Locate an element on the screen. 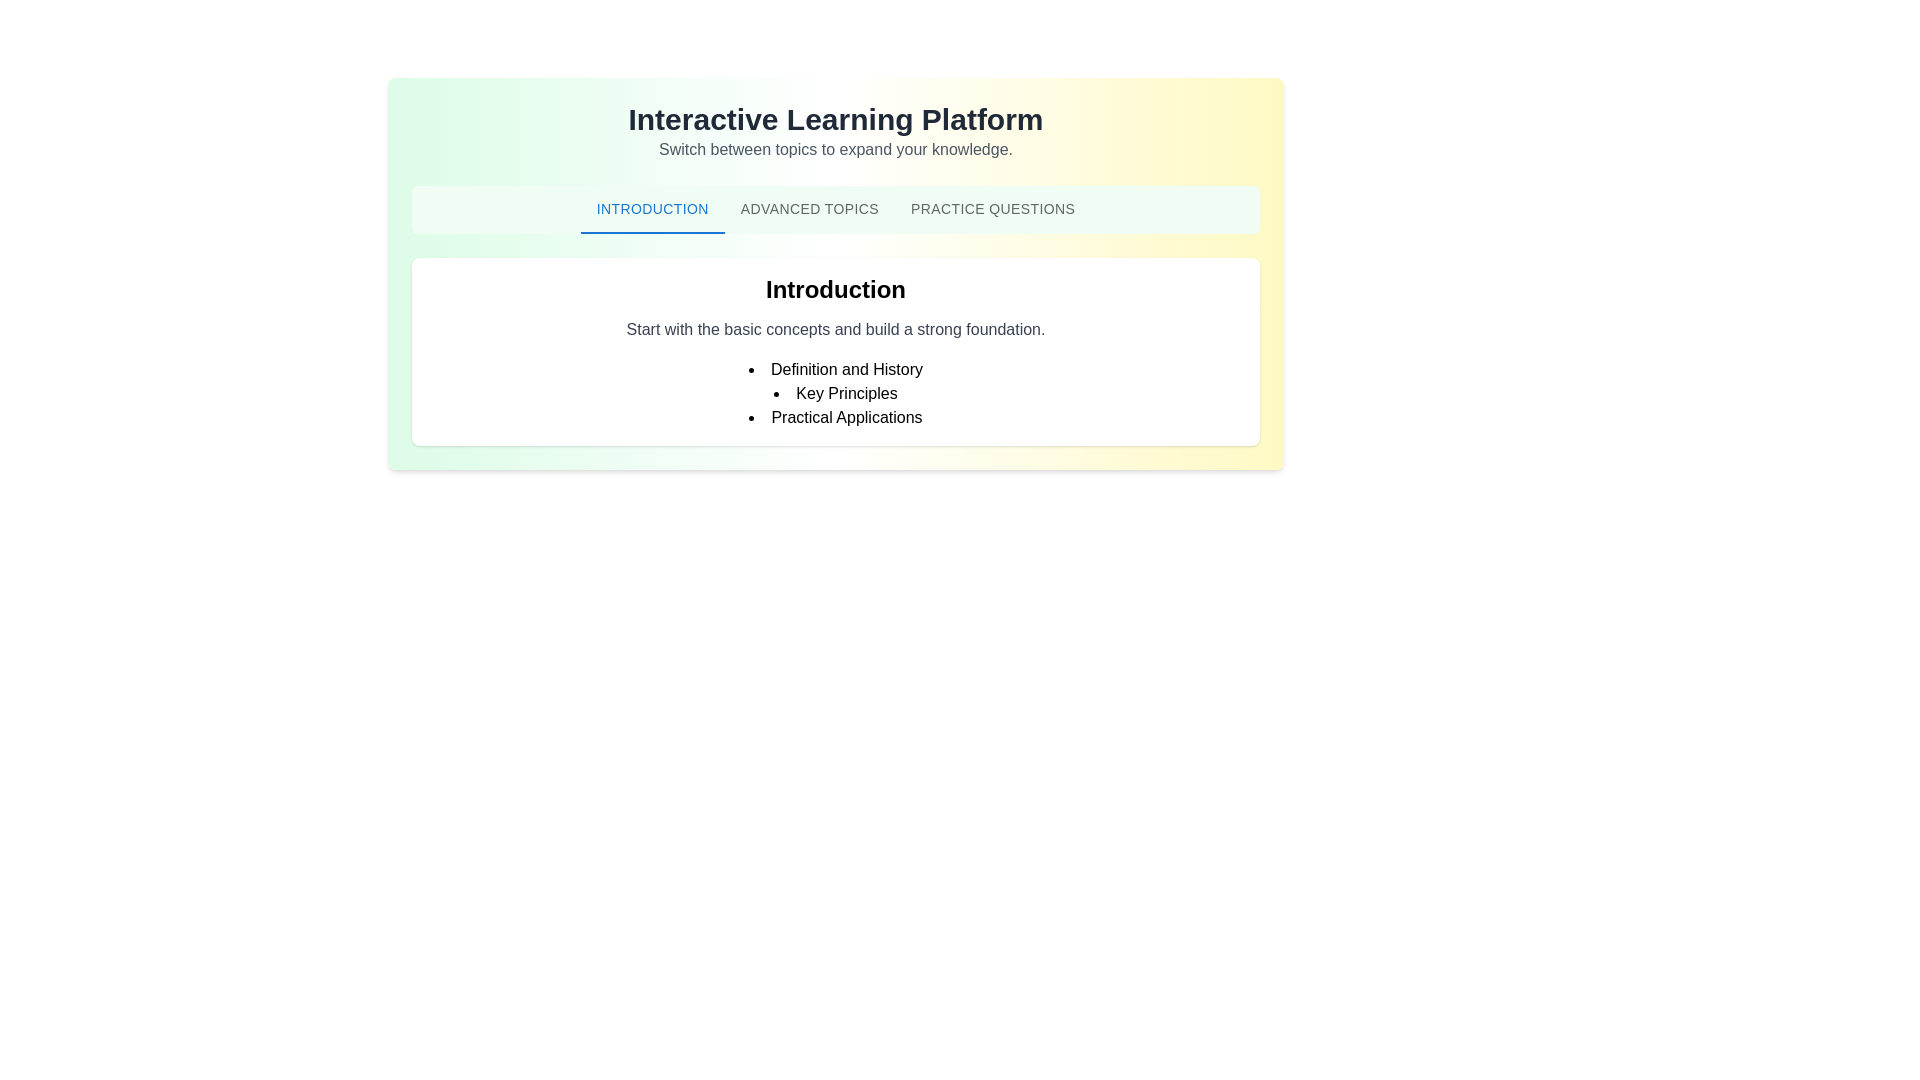 The image size is (1920, 1080). the 'Introduction' tab in the navigation bar is located at coordinates (652, 209).